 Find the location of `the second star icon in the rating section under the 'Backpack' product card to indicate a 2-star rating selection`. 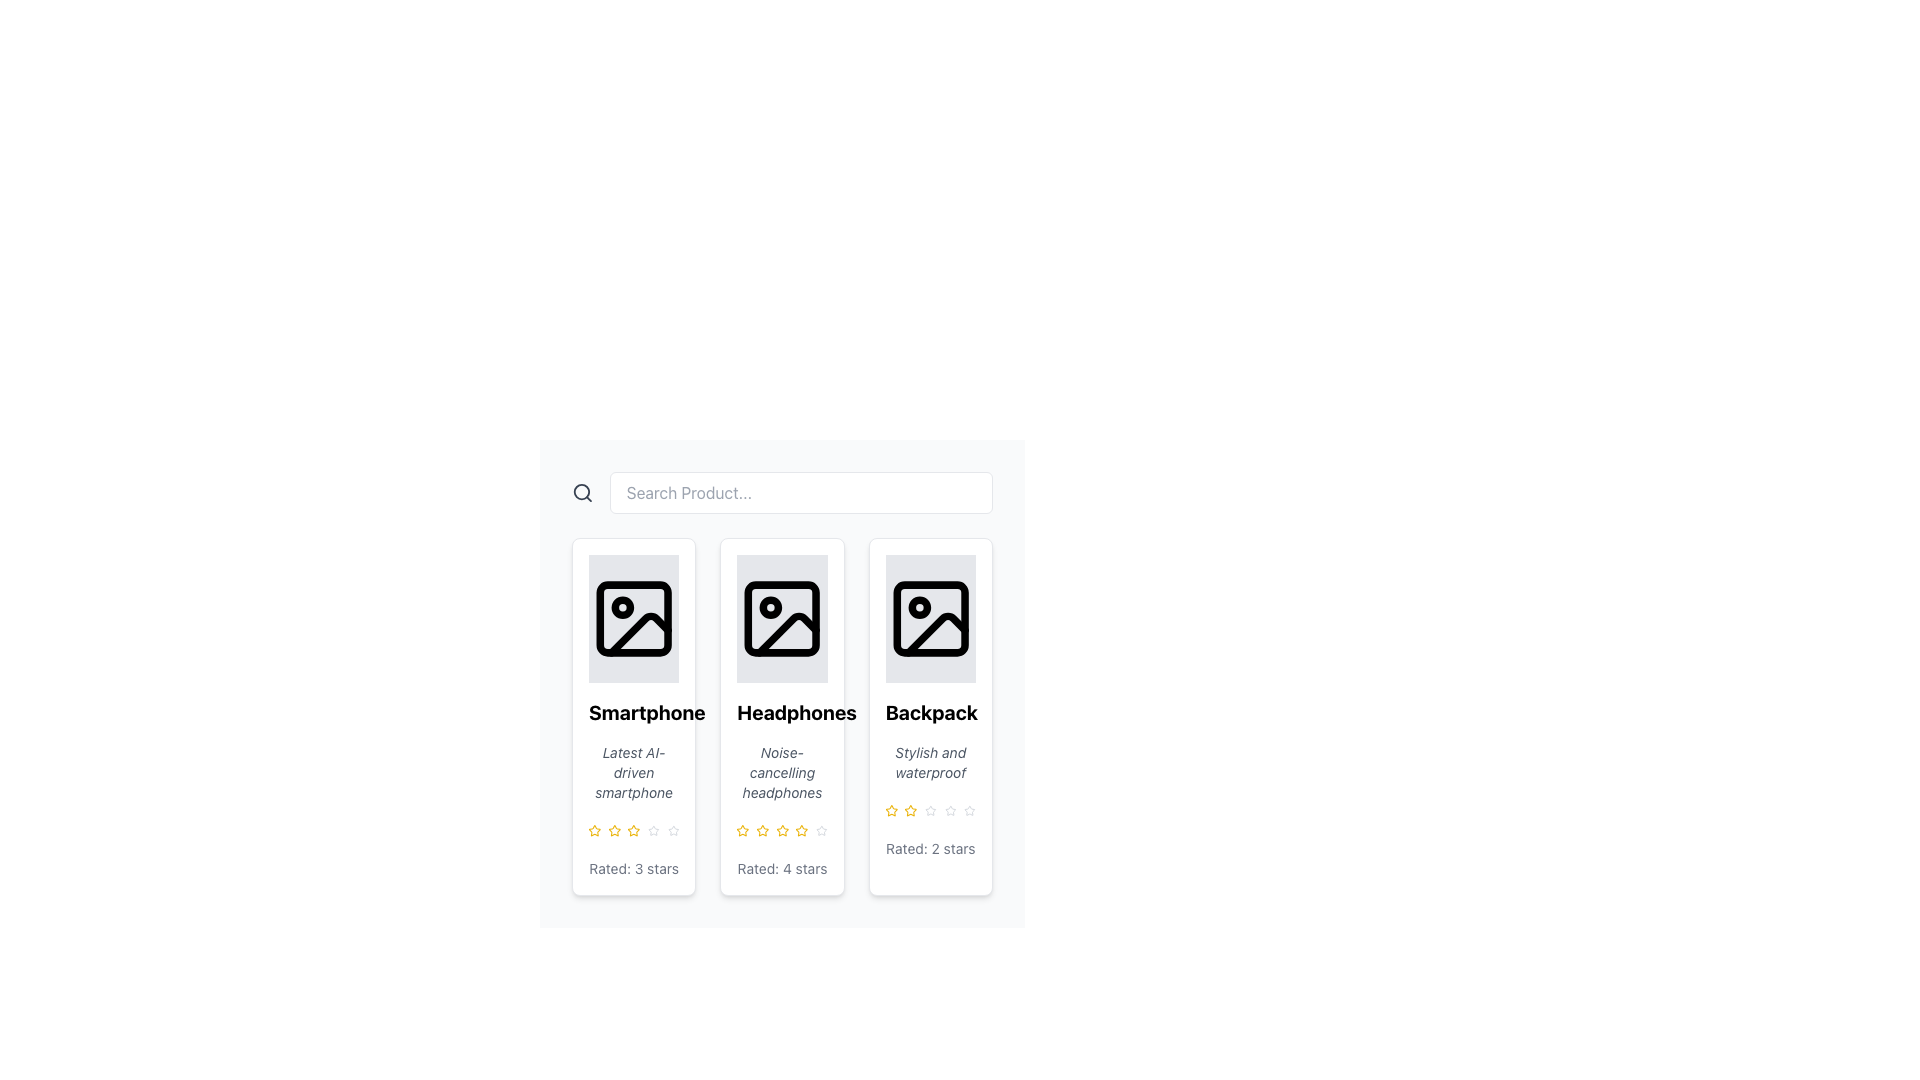

the second star icon in the rating section under the 'Backpack' product card to indicate a 2-star rating selection is located at coordinates (910, 810).